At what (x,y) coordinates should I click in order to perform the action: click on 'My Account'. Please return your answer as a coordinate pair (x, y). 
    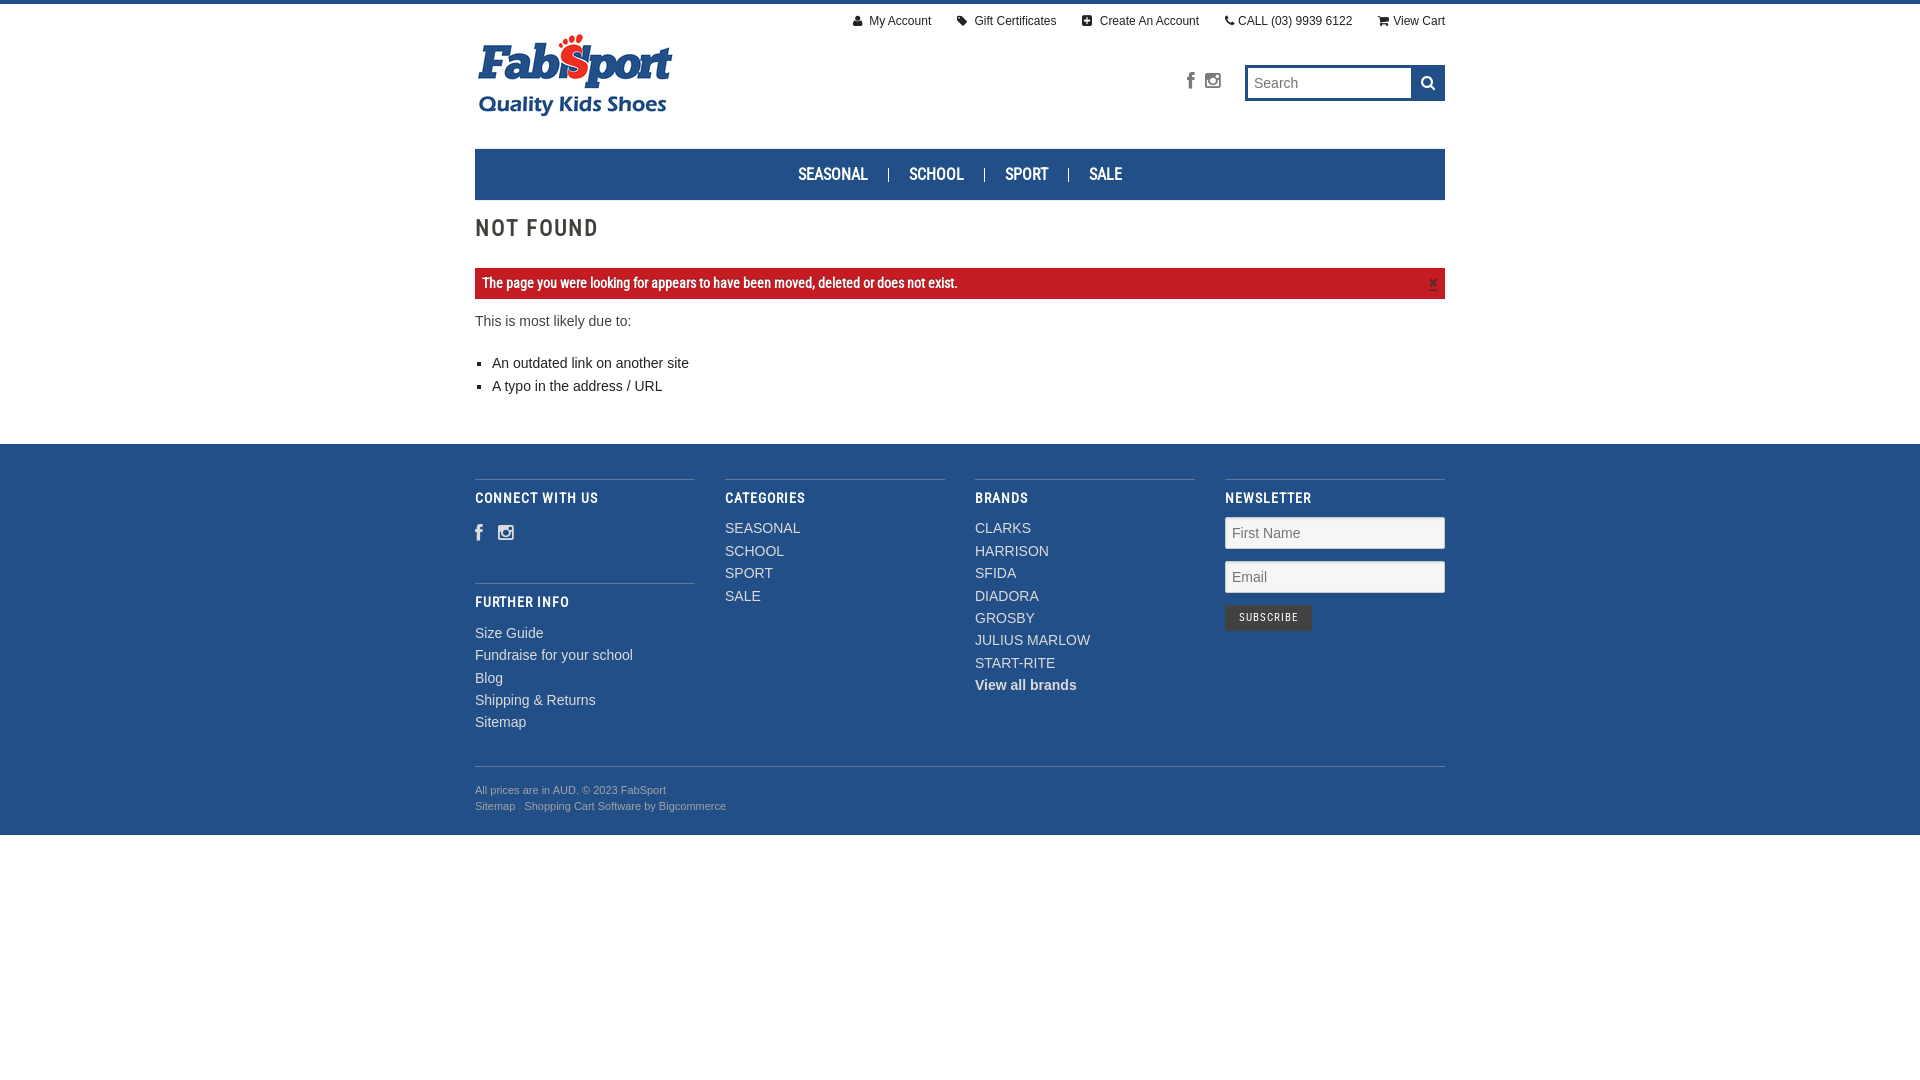
    Looking at the image, I should click on (891, 21).